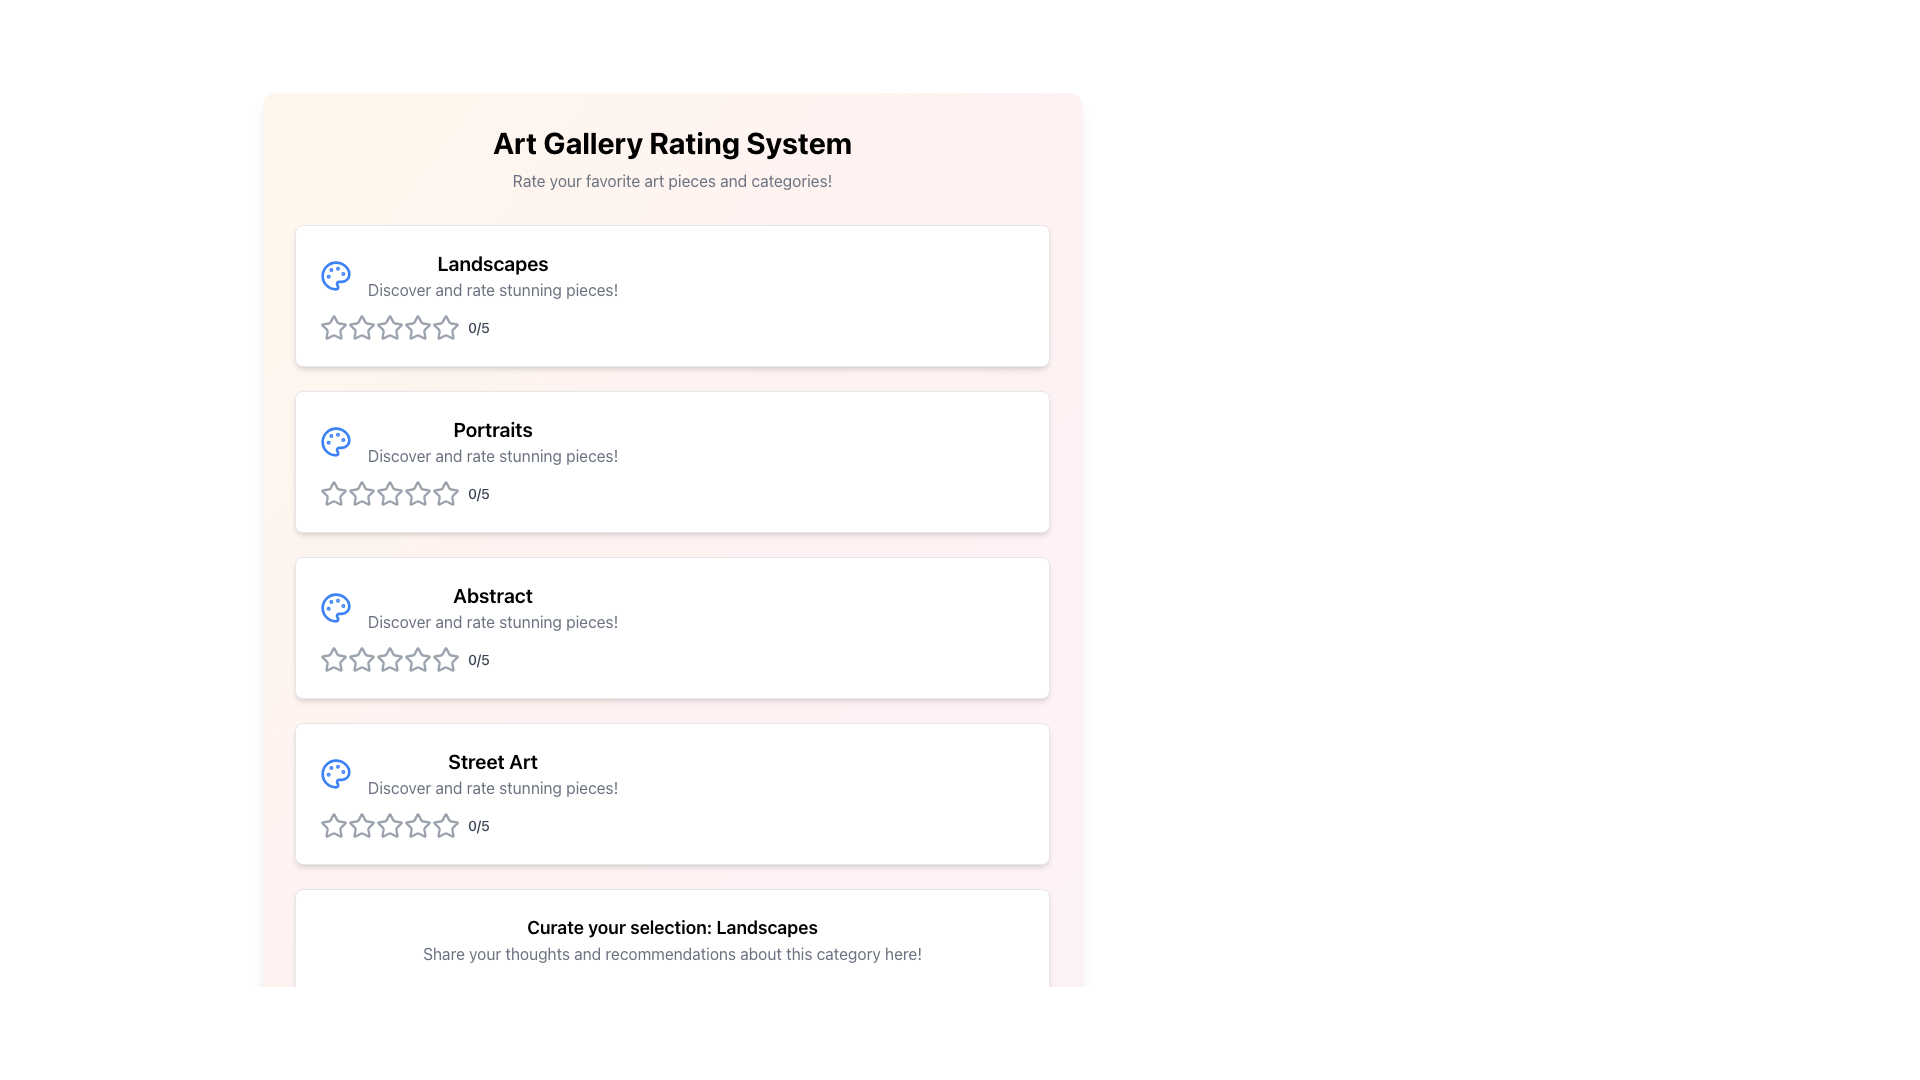 Image resolution: width=1920 pixels, height=1080 pixels. Describe the element at coordinates (336, 441) in the screenshot. I see `the 'Portraits' category icon located within the second card, positioned to the left of the card's title and description text` at that location.